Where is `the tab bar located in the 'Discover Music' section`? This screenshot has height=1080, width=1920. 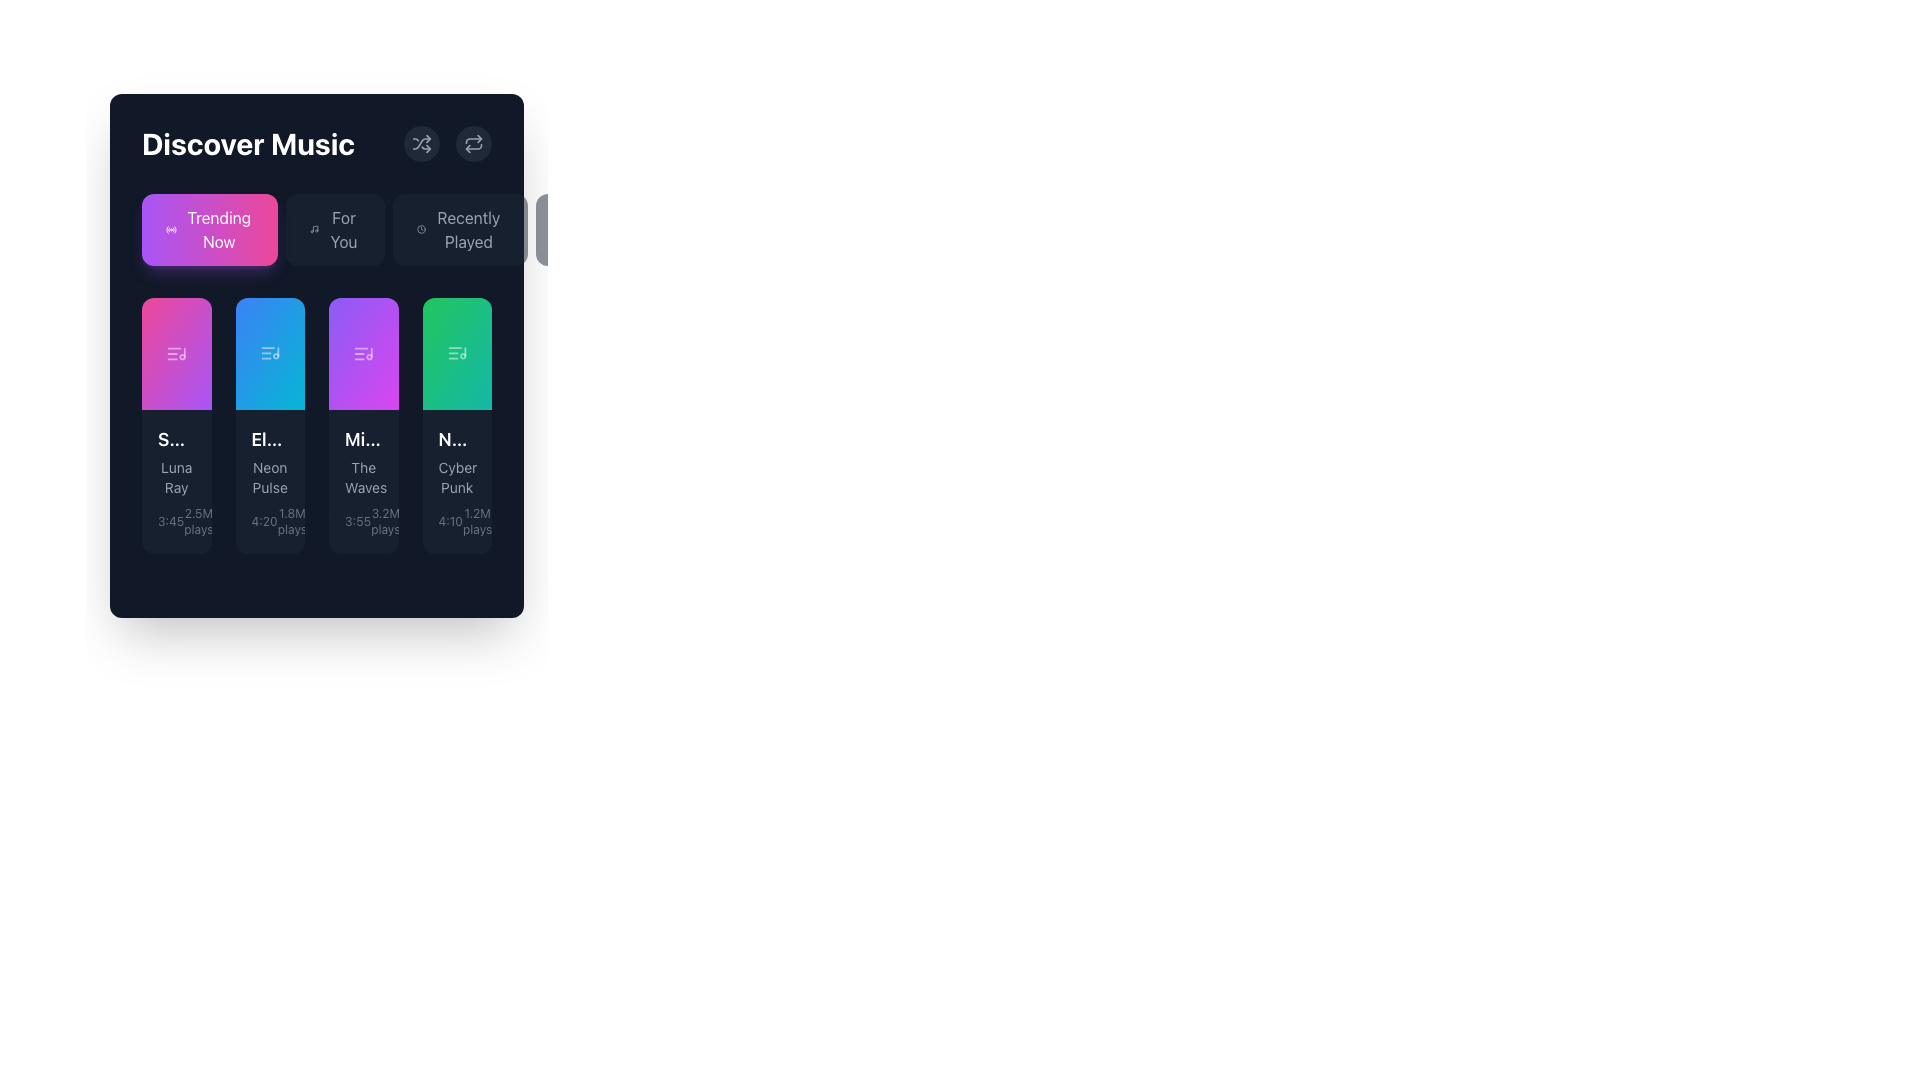 the tab bar located in the 'Discover Music' section is located at coordinates (315, 229).